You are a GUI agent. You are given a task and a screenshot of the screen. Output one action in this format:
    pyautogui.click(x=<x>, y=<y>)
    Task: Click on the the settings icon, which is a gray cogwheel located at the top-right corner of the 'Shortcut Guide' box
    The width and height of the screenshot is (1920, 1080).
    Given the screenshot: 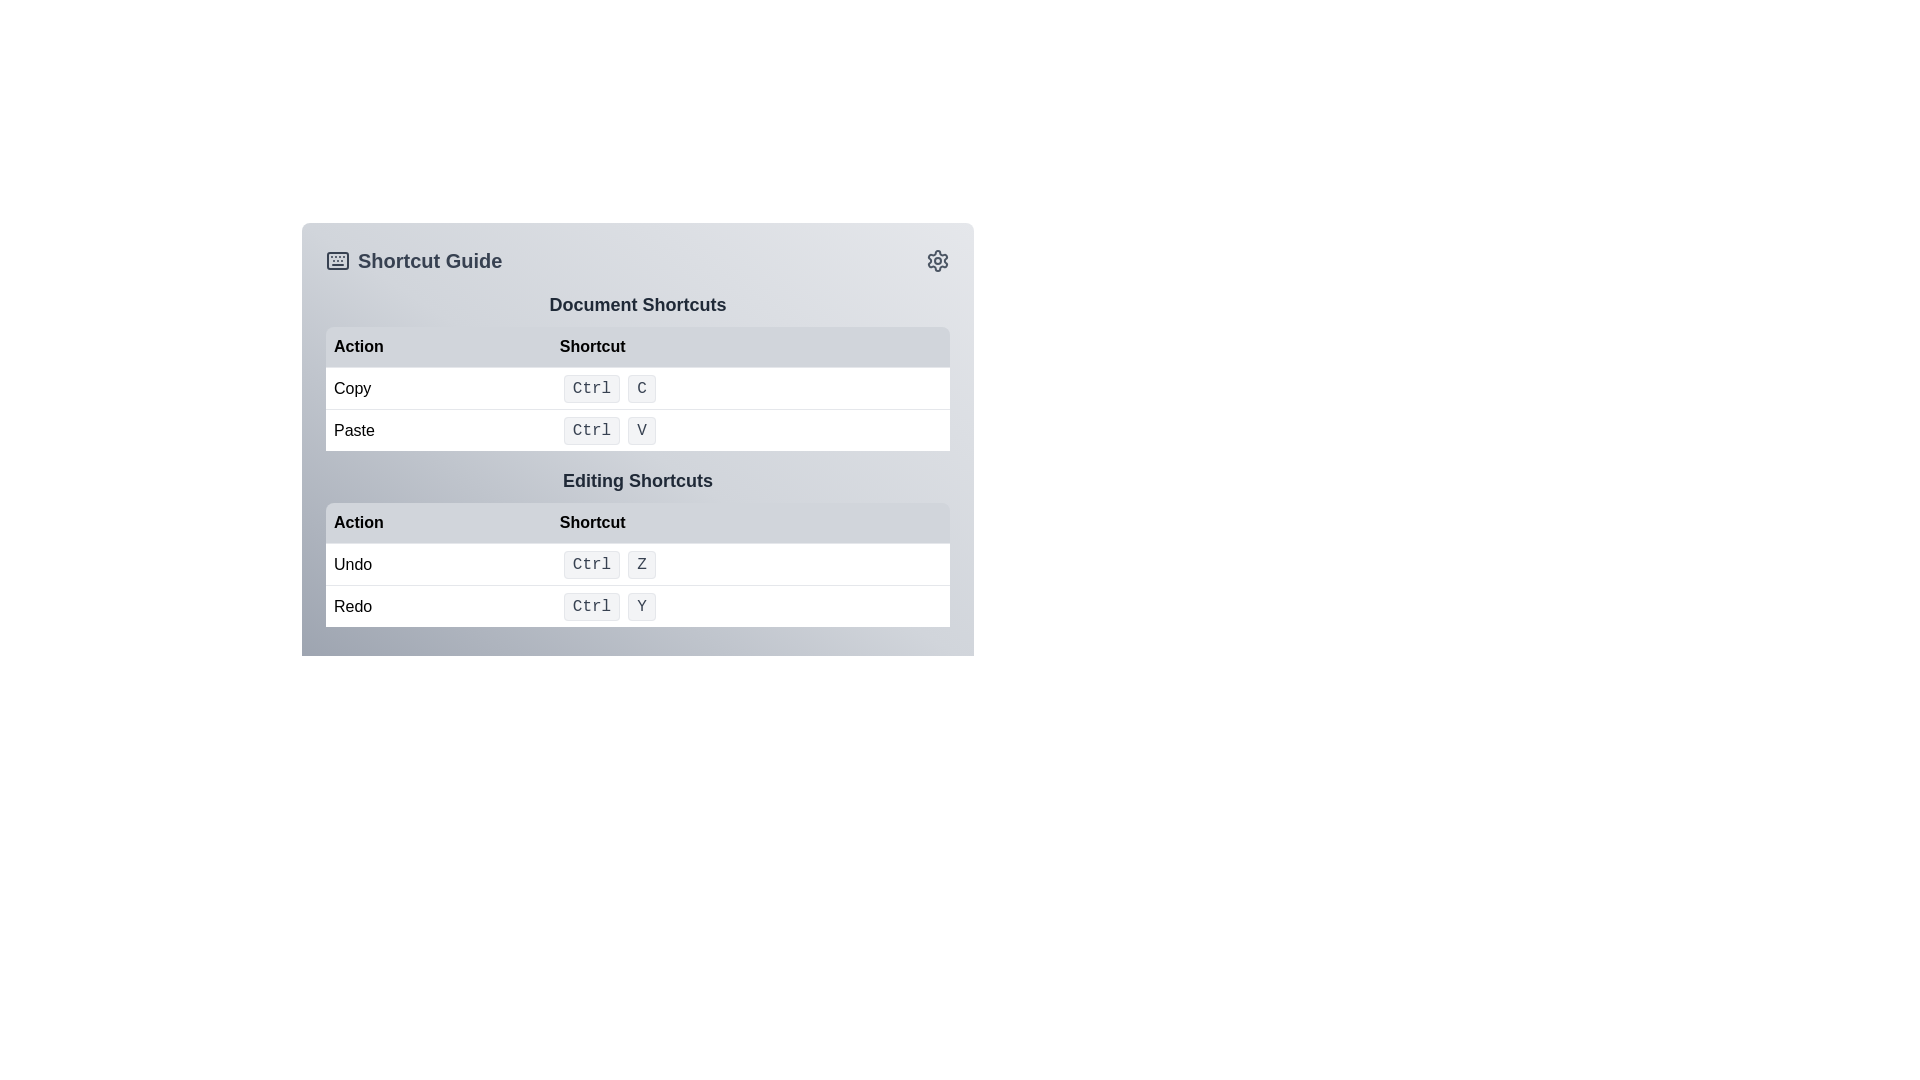 What is the action you would take?
    pyautogui.click(x=936, y=260)
    